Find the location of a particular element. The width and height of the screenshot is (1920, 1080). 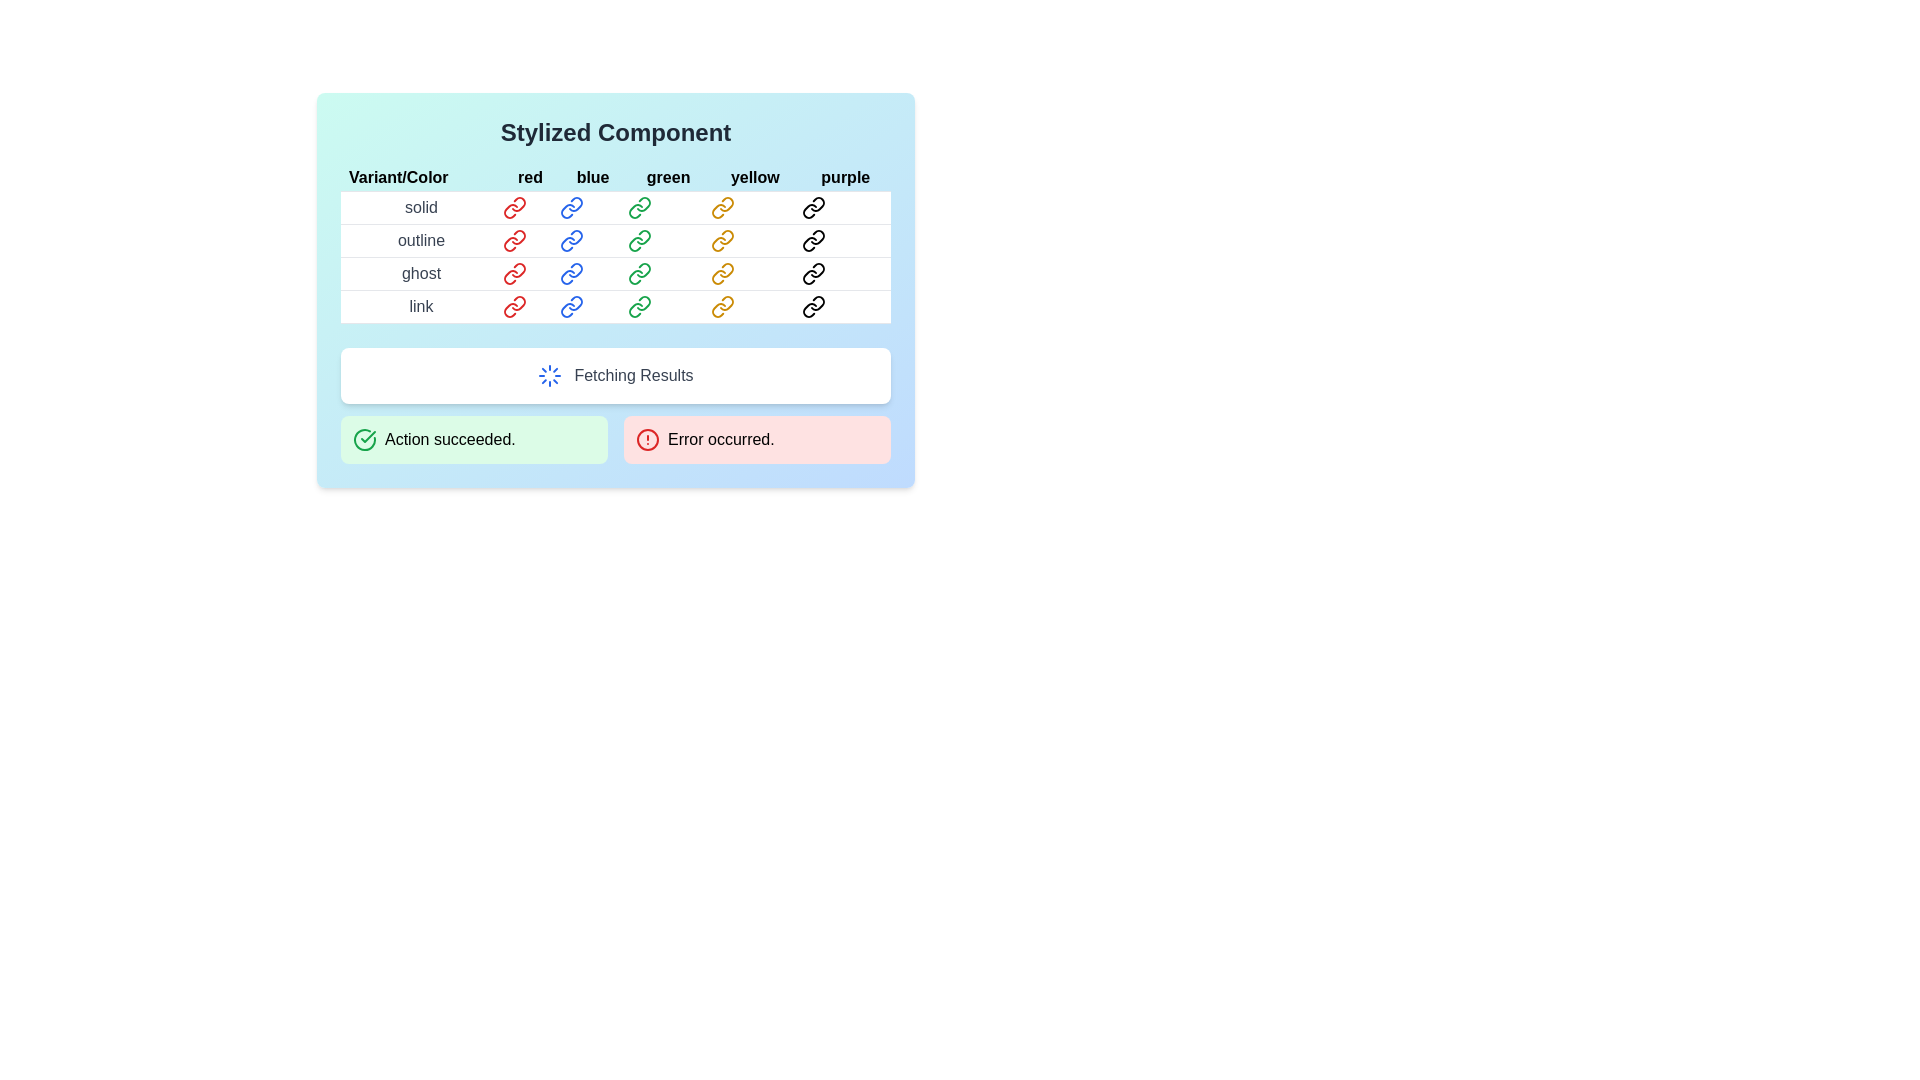

the text label displaying 'red' in the header row, which is located in the second column of a tabular layout is located at coordinates (530, 177).